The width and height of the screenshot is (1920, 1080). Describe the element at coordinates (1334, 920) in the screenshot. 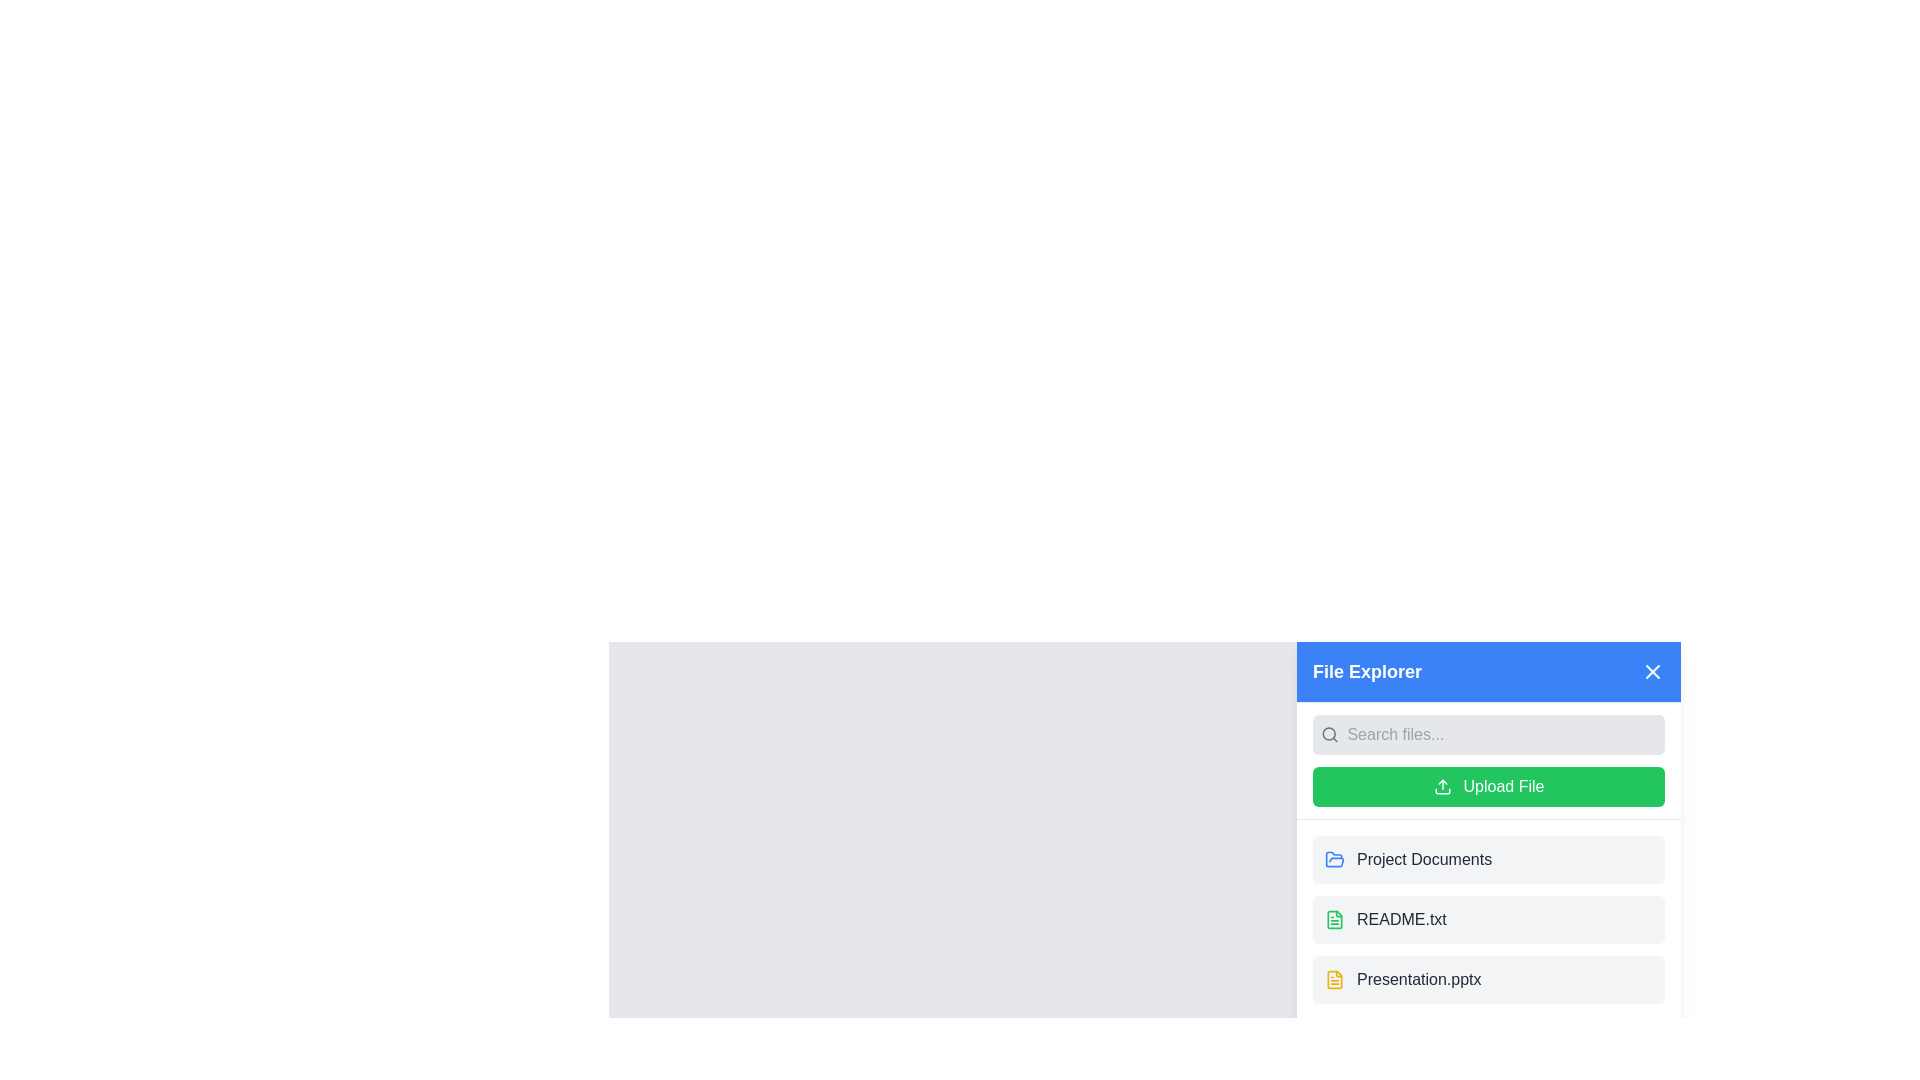

I see `the small green document icon located to the left of the 'README.txt' label` at that location.